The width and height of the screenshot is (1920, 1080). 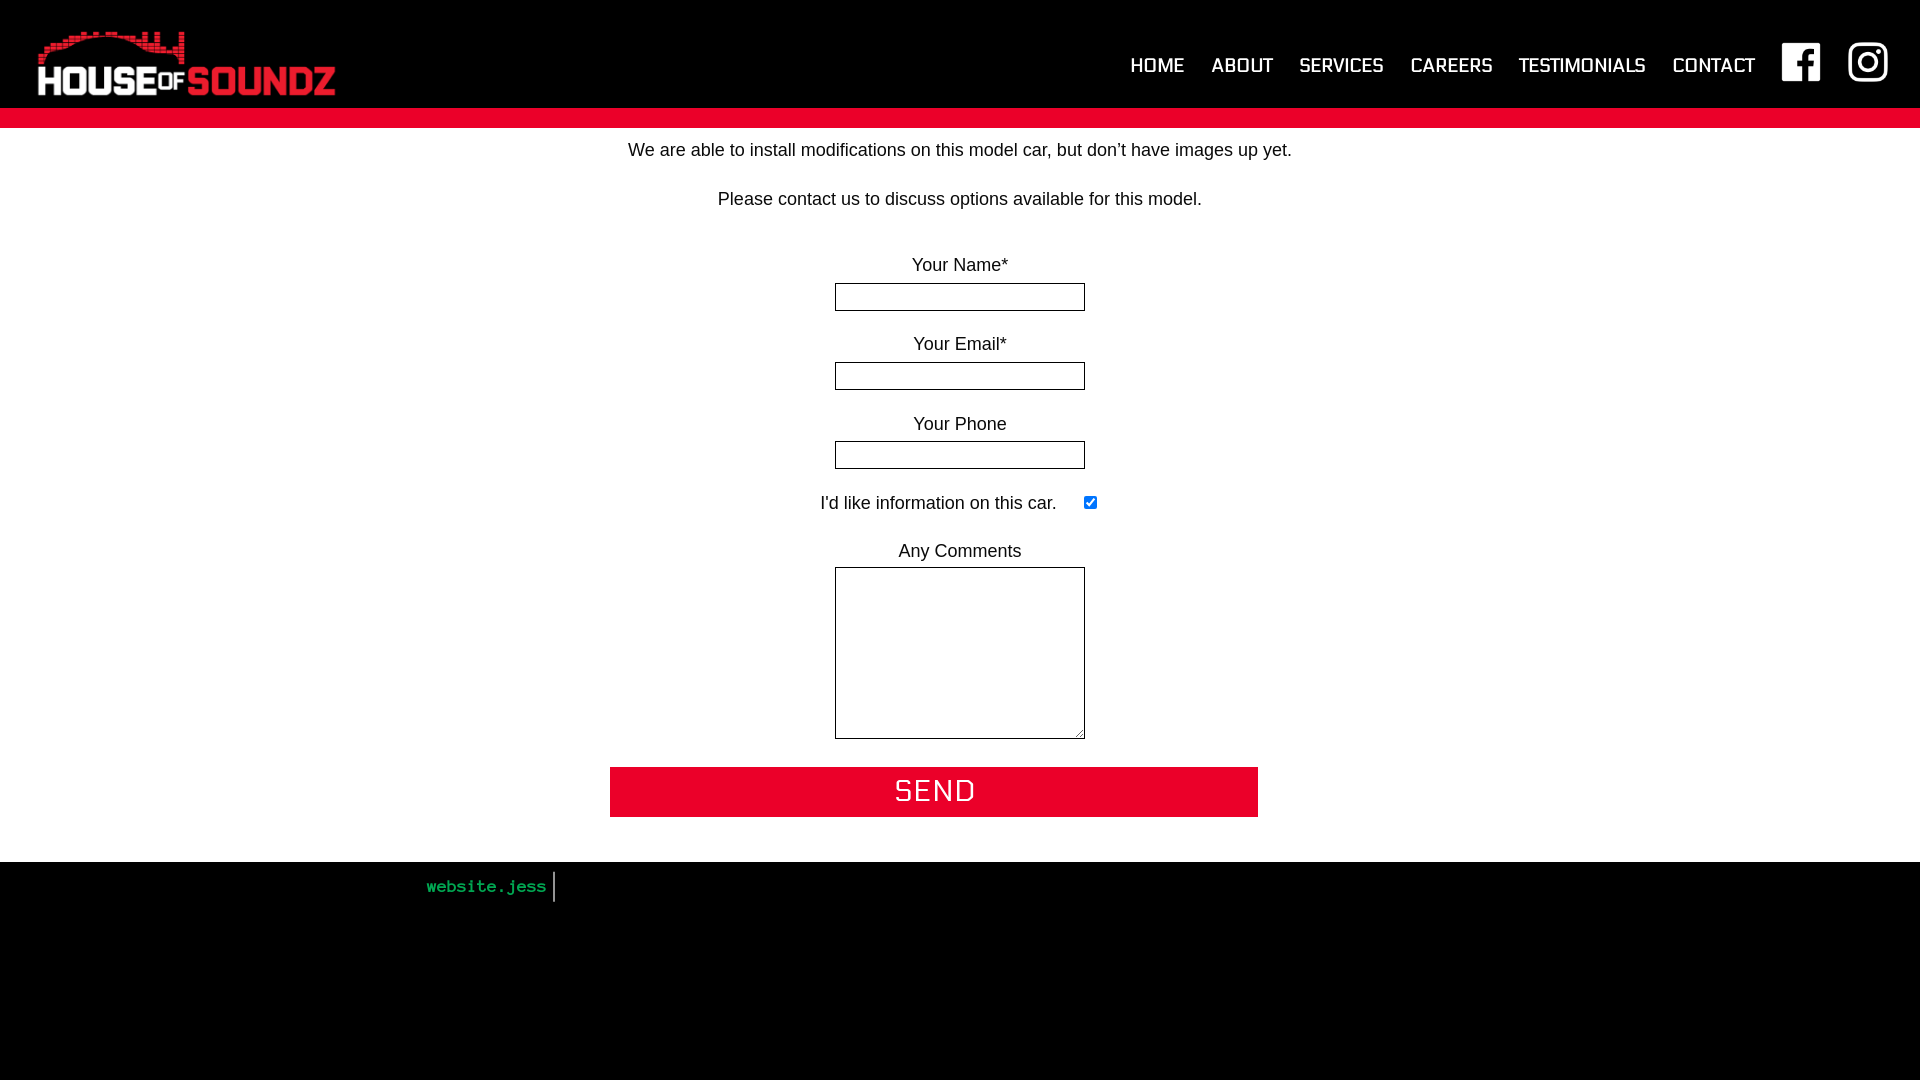 I want to click on 'CONTACT', so click(x=1671, y=82).